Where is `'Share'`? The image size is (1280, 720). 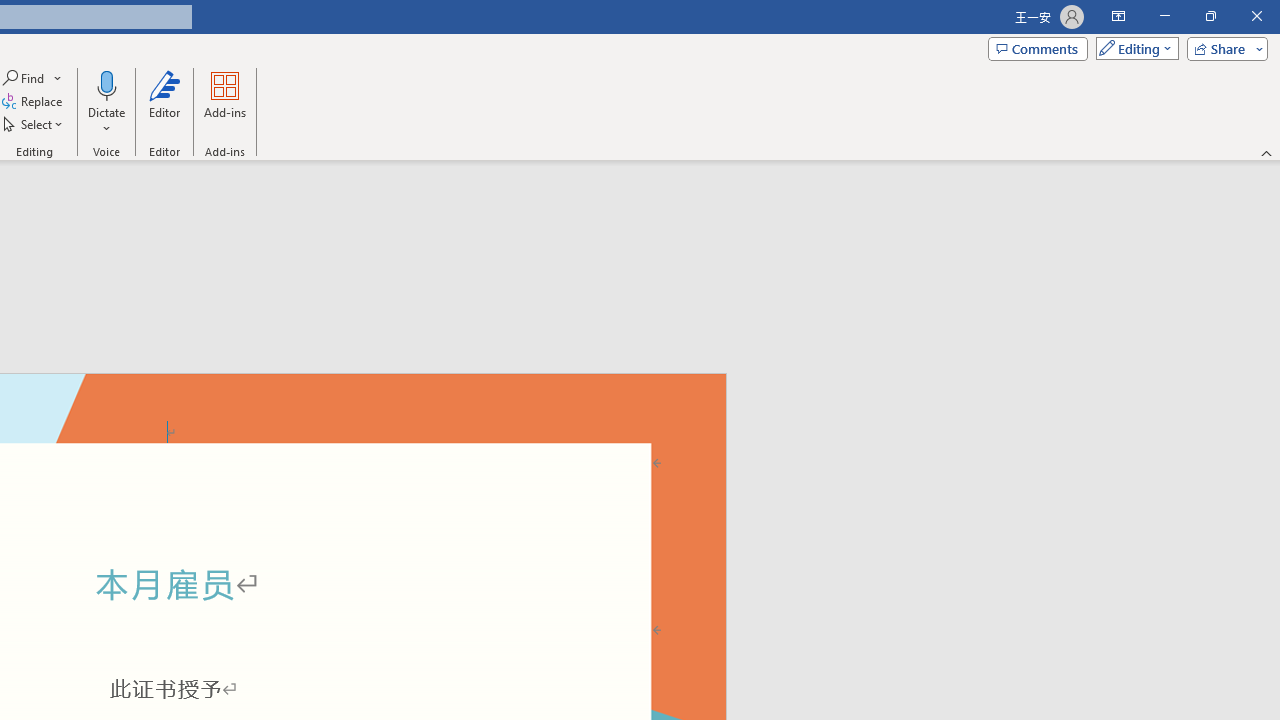 'Share' is located at coordinates (1222, 47).